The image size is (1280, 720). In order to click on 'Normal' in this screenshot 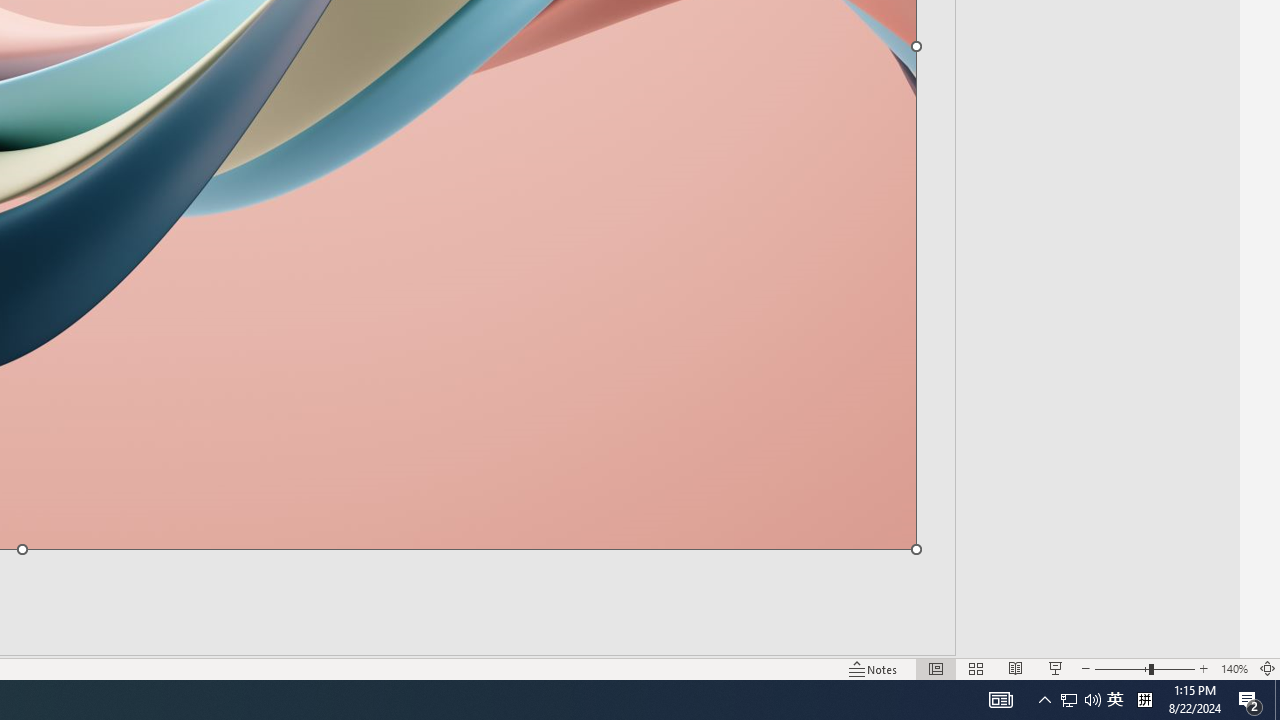, I will do `click(935, 669)`.